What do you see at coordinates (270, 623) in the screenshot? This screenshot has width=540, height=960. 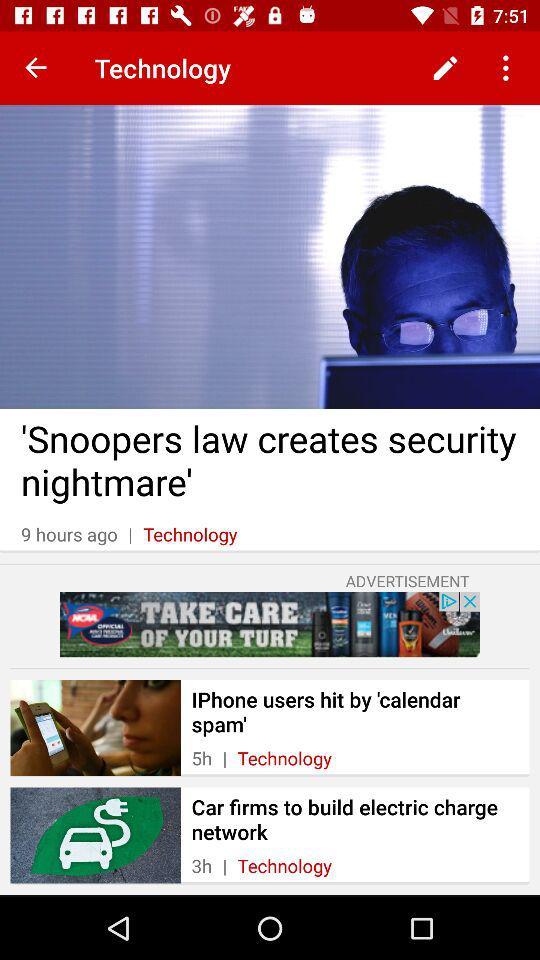 I see `oepn the advertisement` at bounding box center [270, 623].